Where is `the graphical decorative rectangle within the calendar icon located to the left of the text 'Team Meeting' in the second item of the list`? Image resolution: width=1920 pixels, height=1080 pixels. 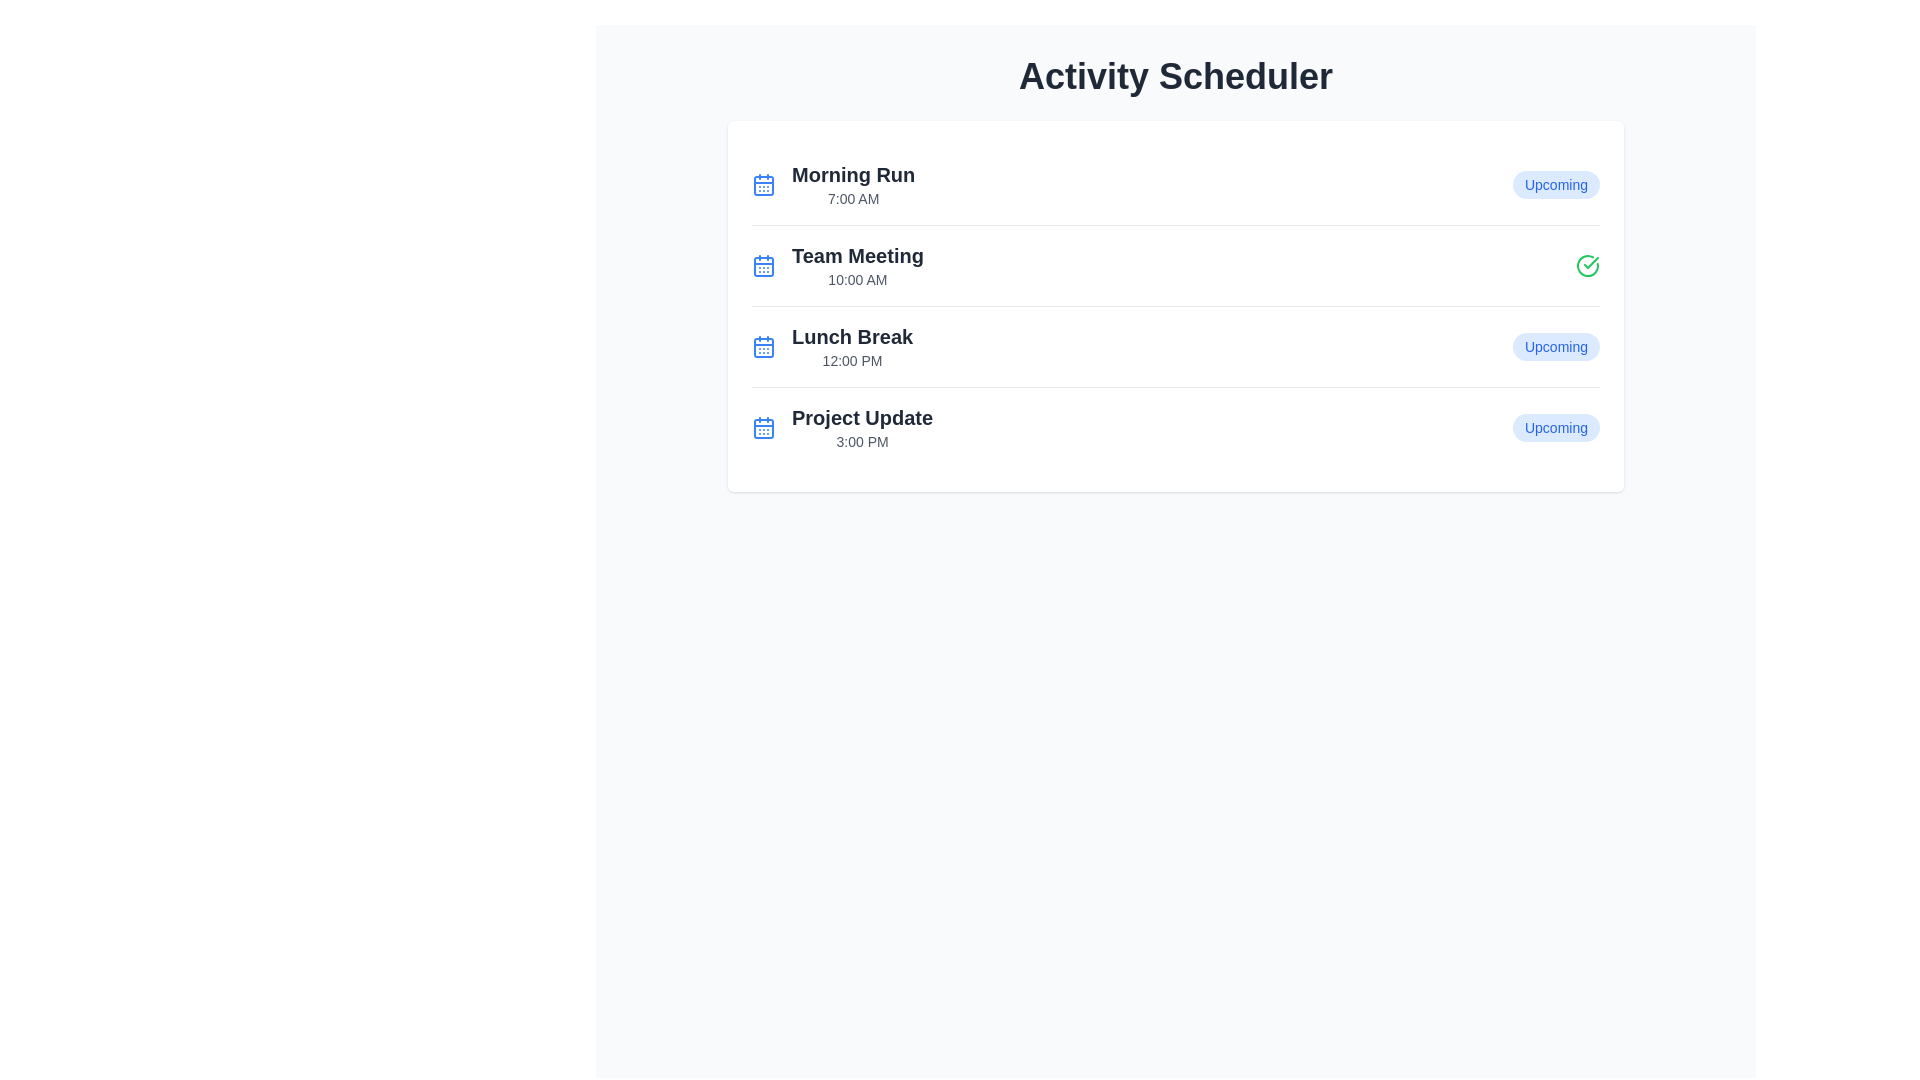
the graphical decorative rectangle within the calendar icon located to the left of the text 'Team Meeting' in the second item of the list is located at coordinates (762, 265).